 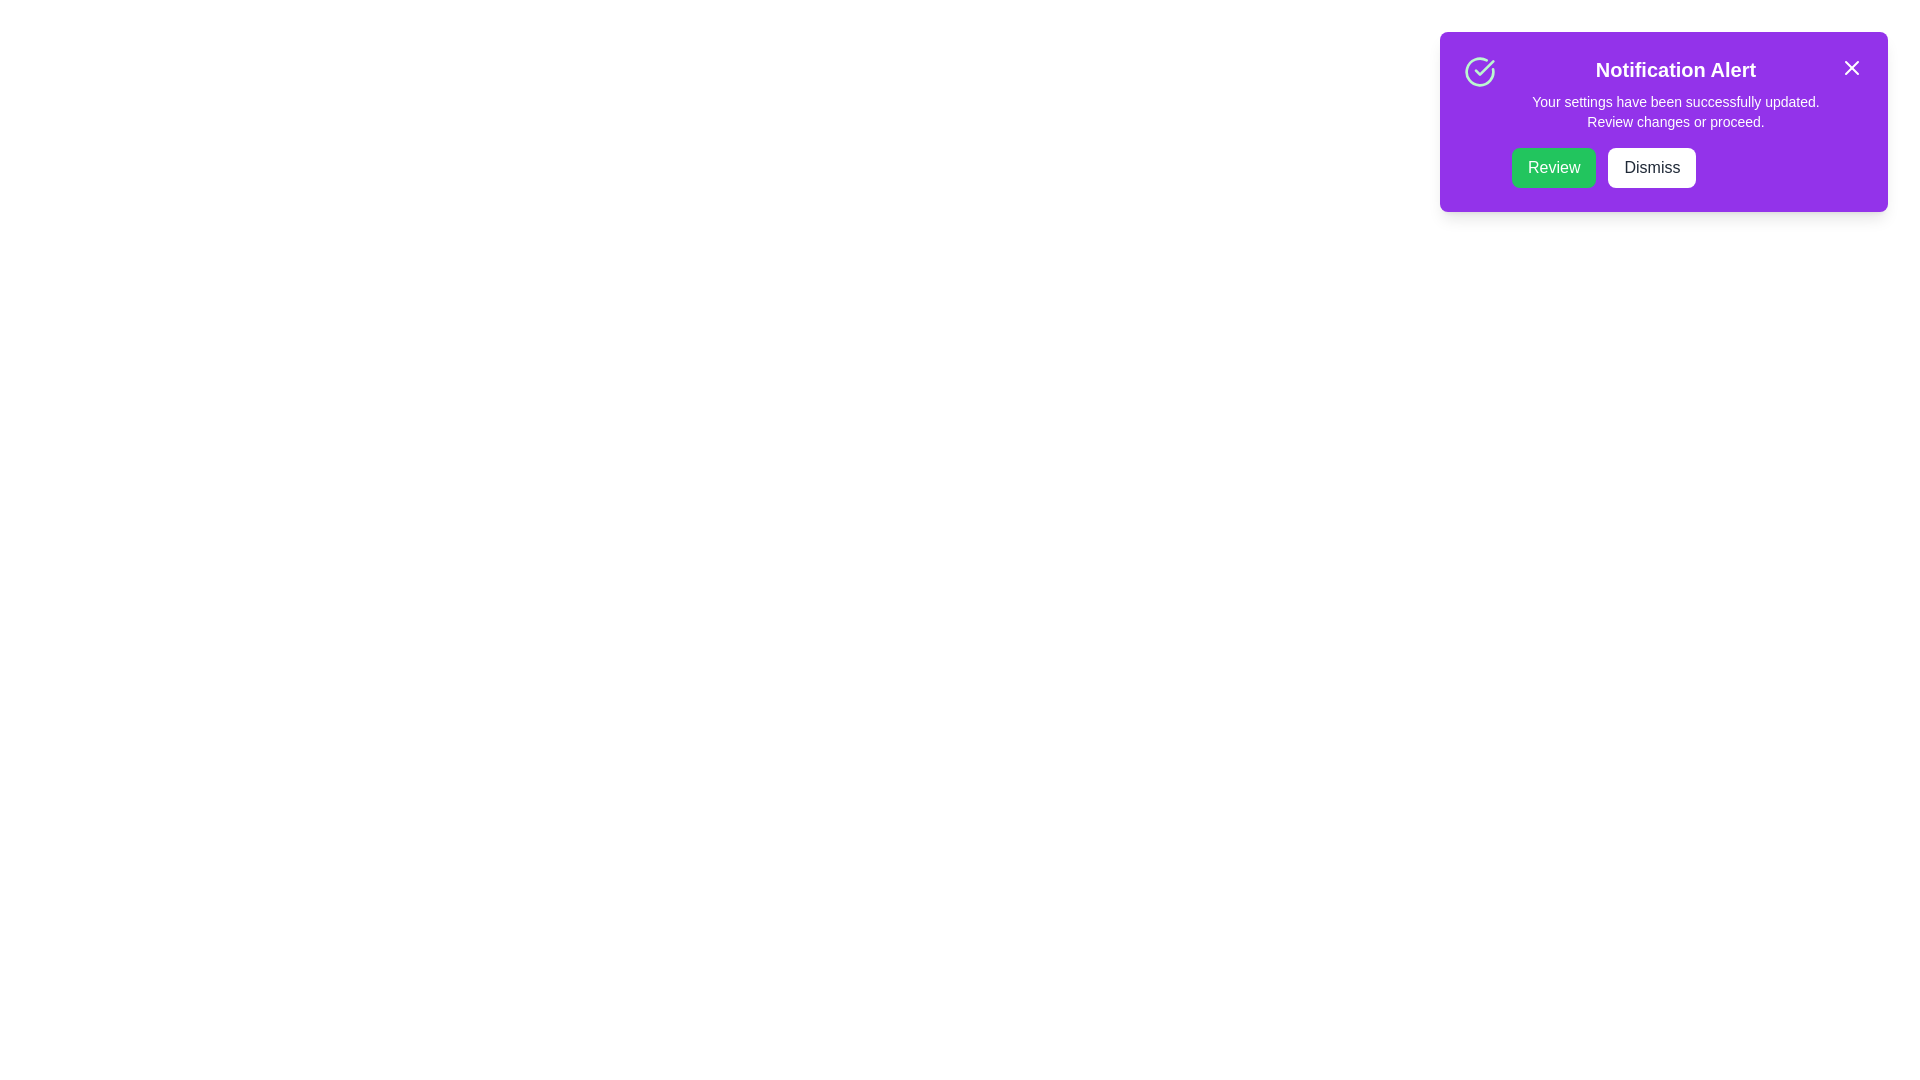 I want to click on the small button with an 'X' icon on a purple background, so click(x=1851, y=67).